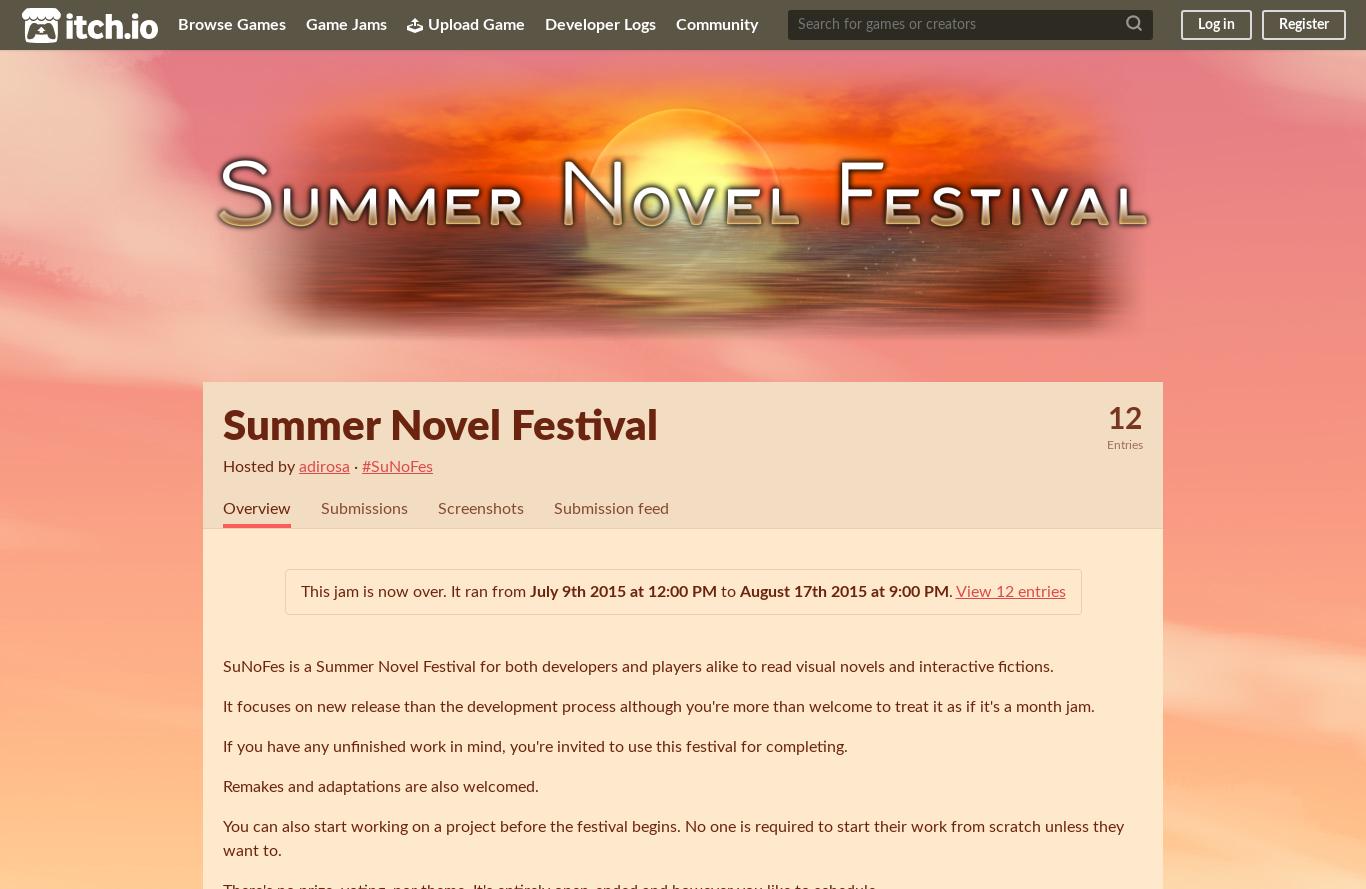  Describe the element at coordinates (599, 24) in the screenshot. I see `'Developer Logs'` at that location.